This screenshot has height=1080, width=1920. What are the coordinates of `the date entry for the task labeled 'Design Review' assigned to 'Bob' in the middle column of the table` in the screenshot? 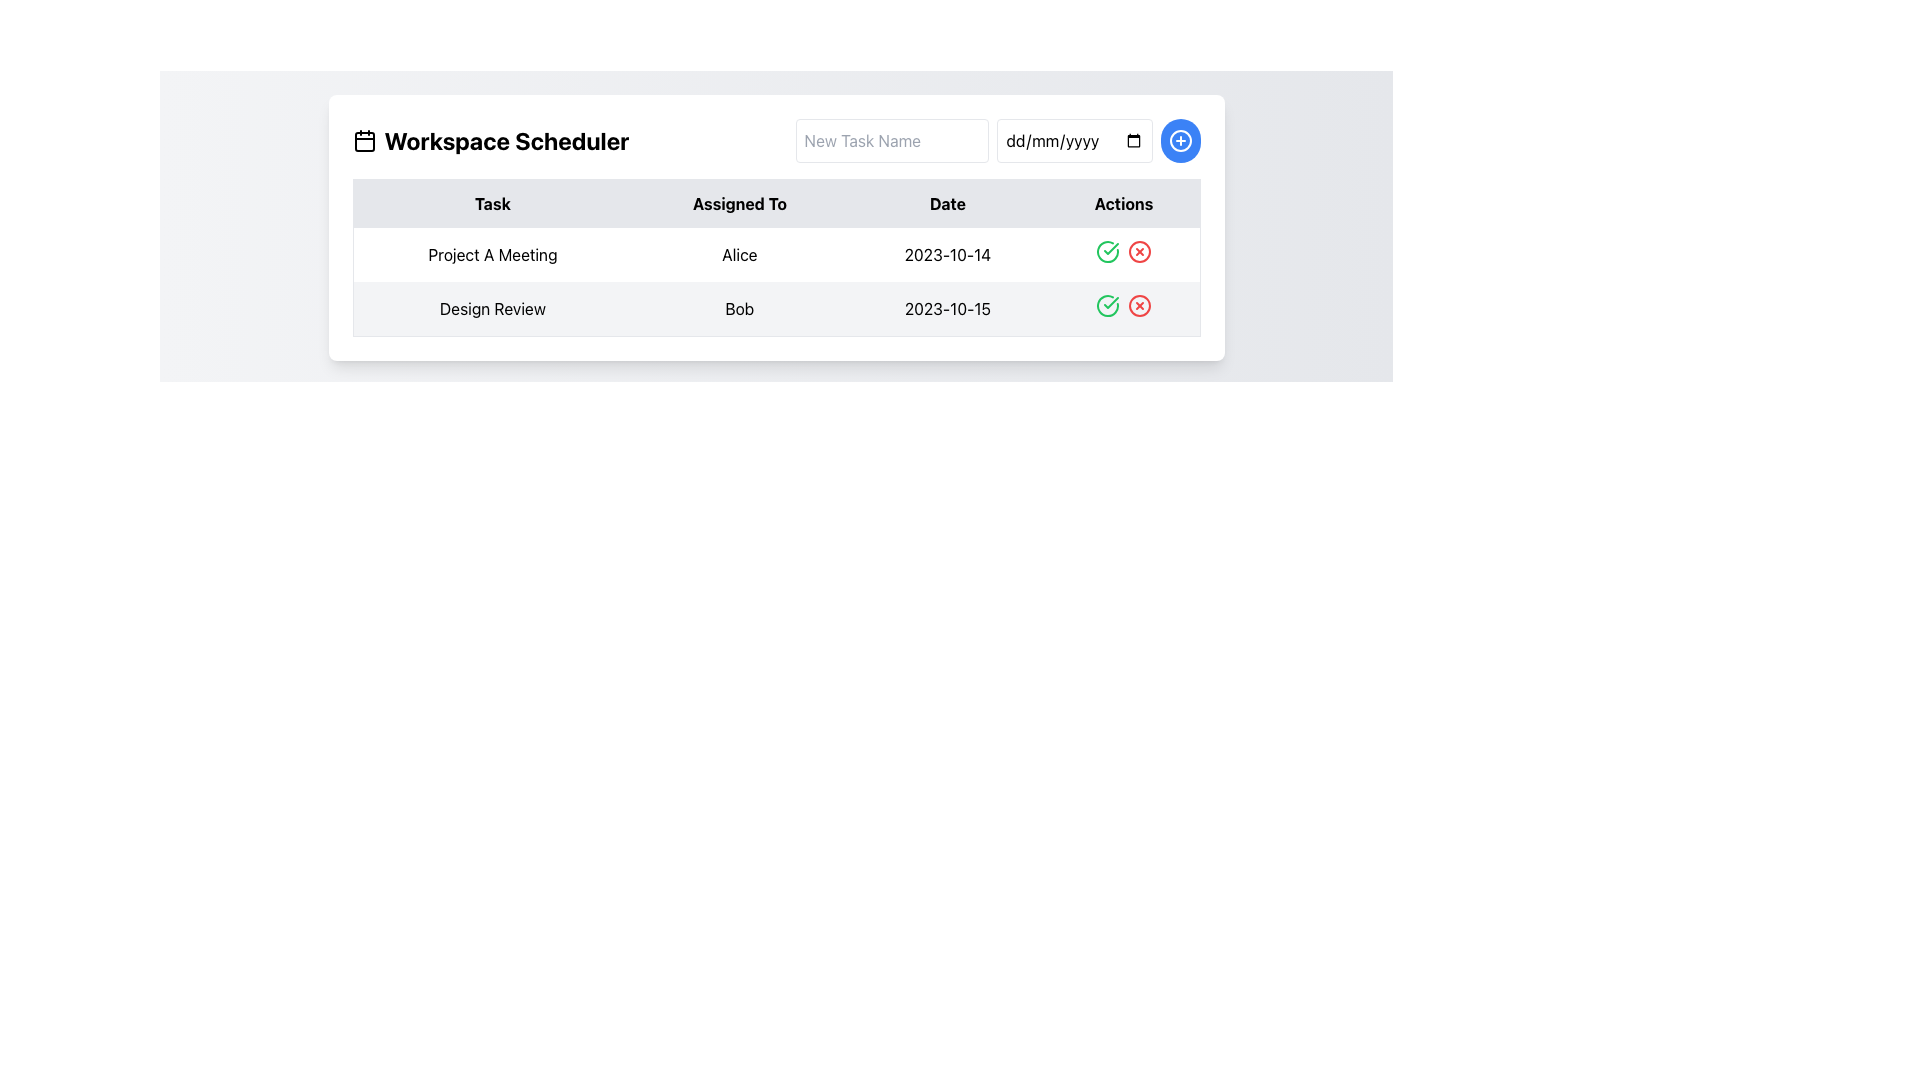 It's located at (946, 309).